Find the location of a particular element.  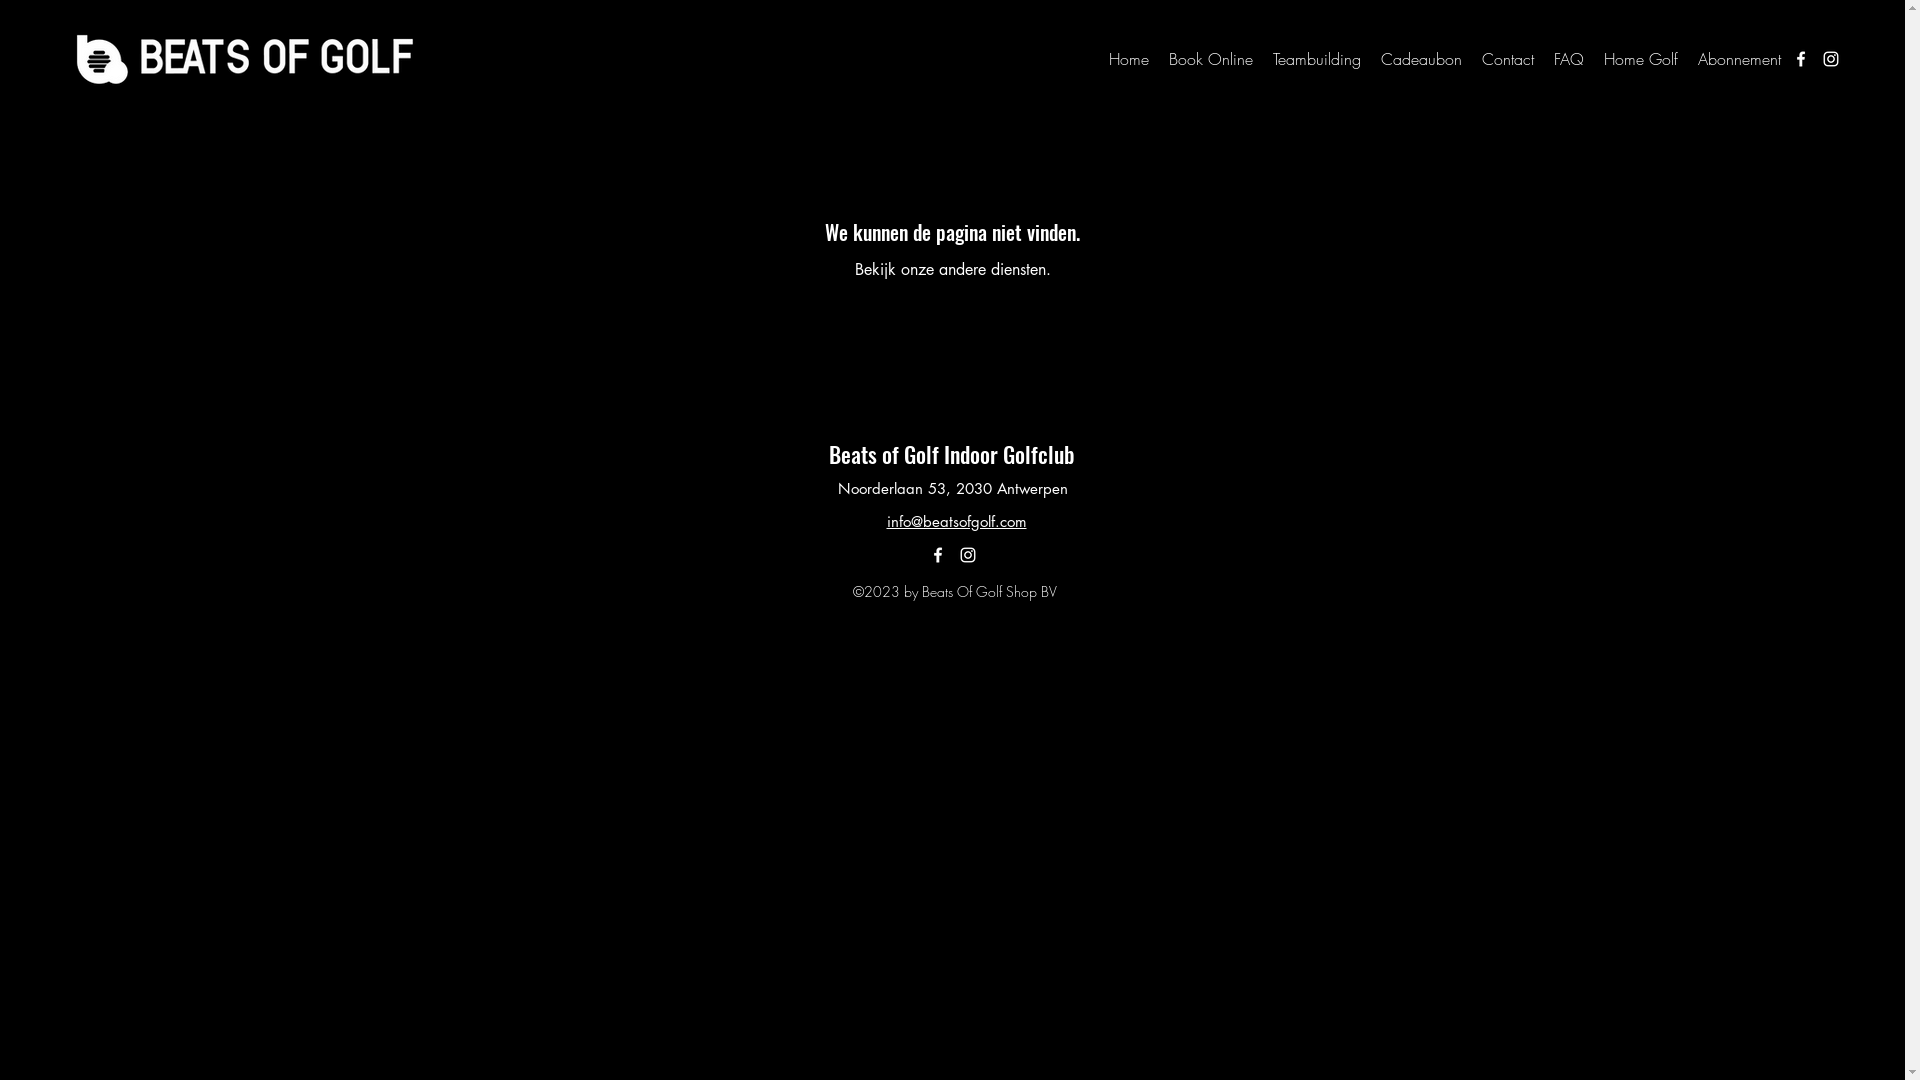

'Book Online' is located at coordinates (1209, 57).